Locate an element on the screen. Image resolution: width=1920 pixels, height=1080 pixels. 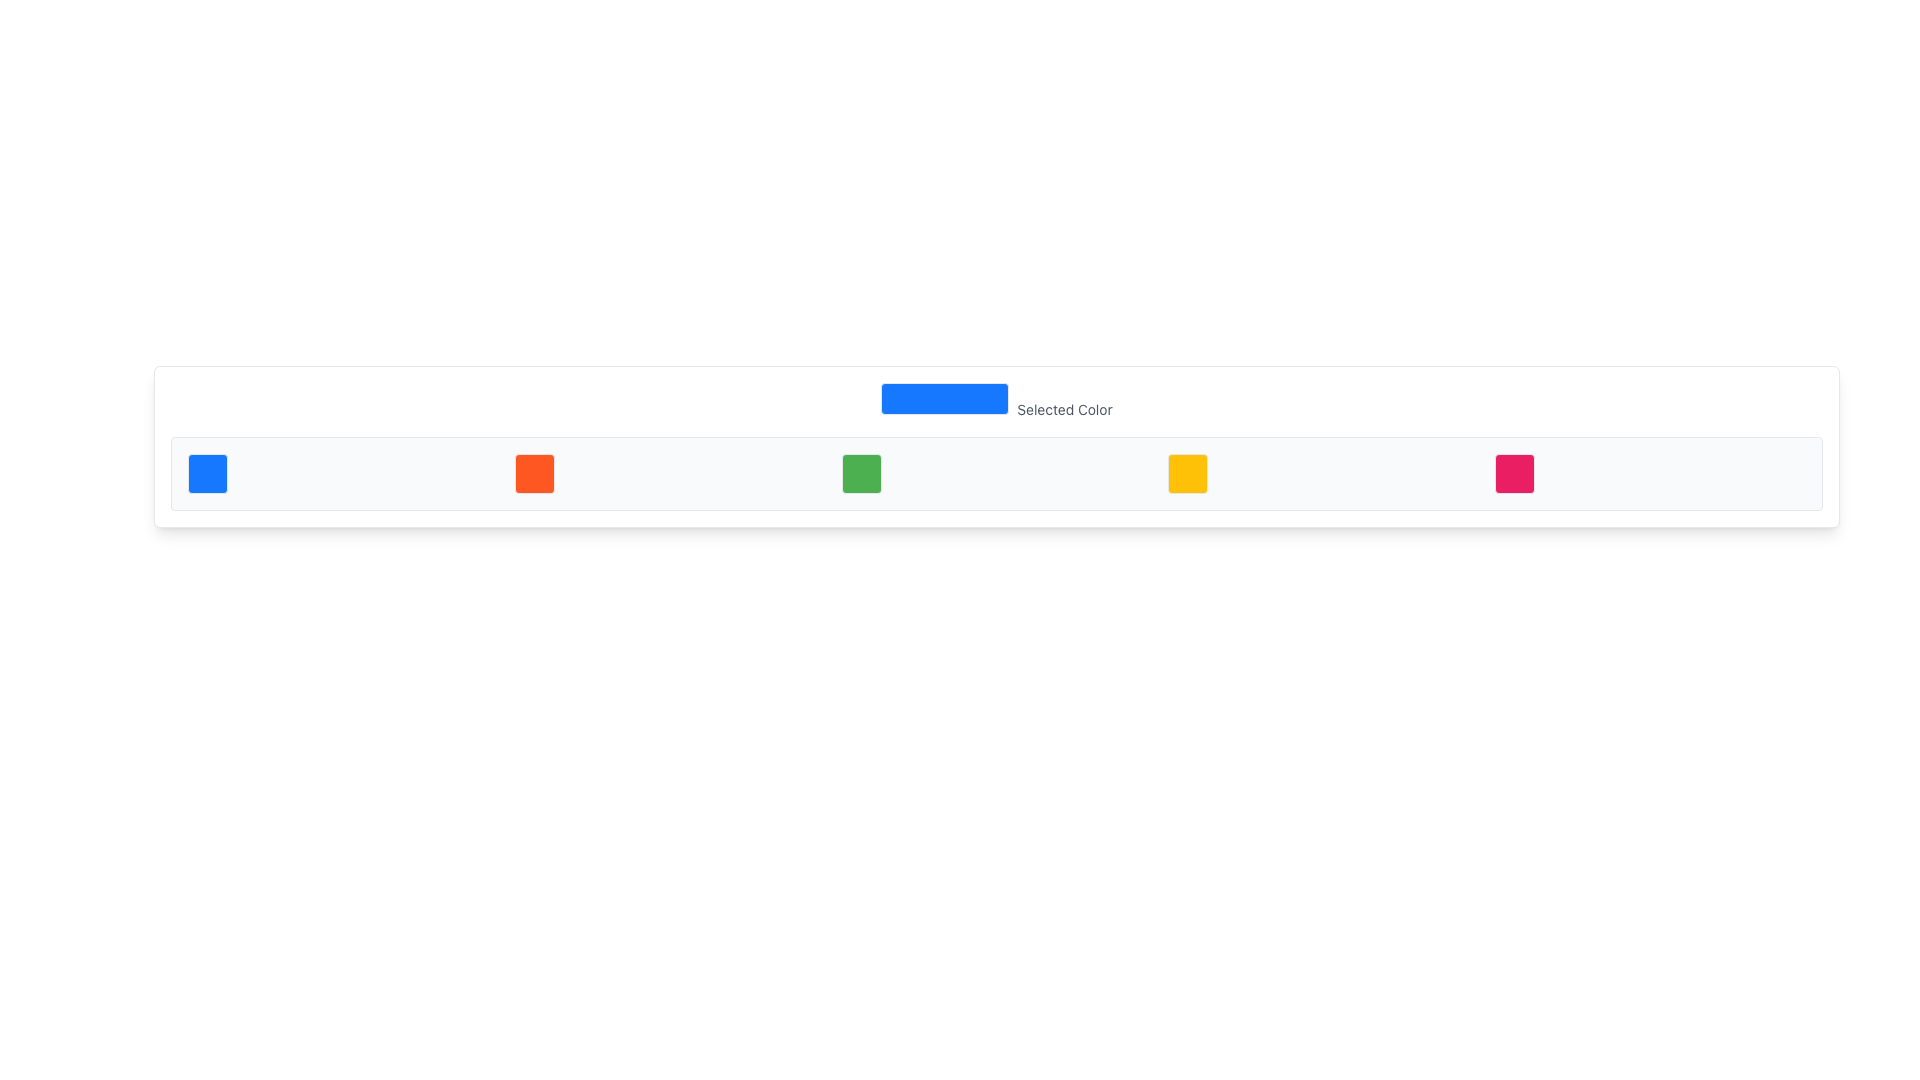
the second square from the left in a grid of five colored squares, which acts as a Click button or color indicator is located at coordinates (534, 474).